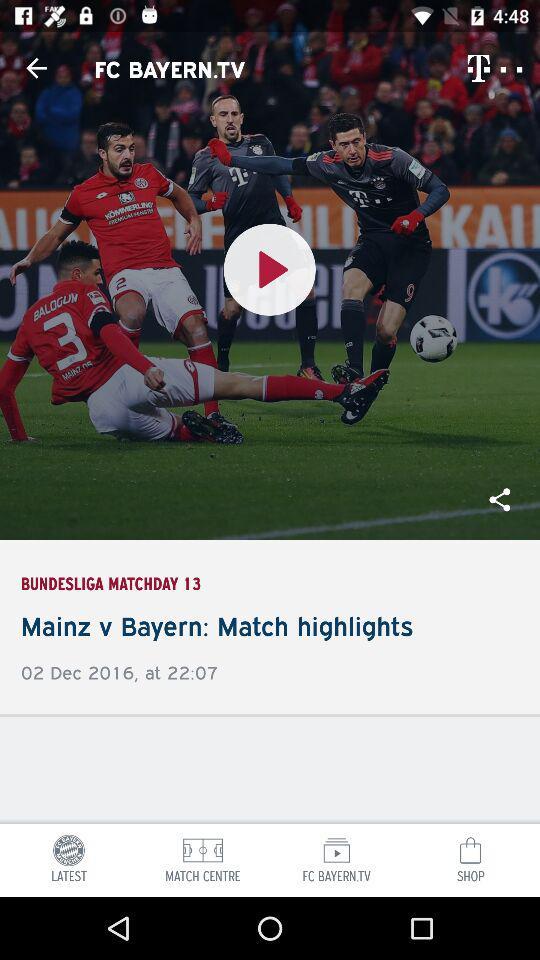 This screenshot has width=540, height=960. What do you see at coordinates (498, 498) in the screenshot?
I see `the share icon` at bounding box center [498, 498].